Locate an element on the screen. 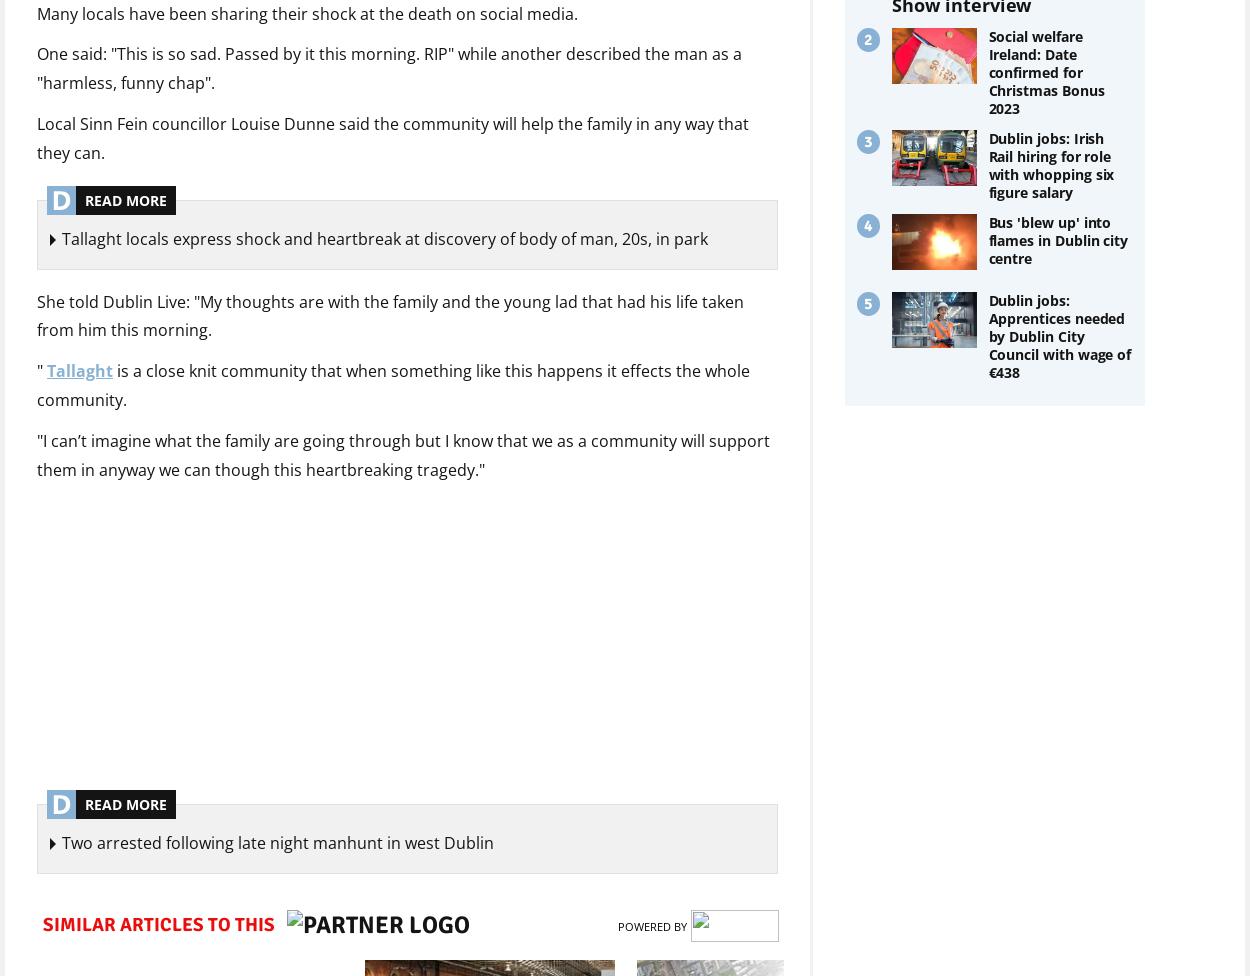  'is a close knit community that when something like this happens it effects the whole community.' is located at coordinates (37, 384).